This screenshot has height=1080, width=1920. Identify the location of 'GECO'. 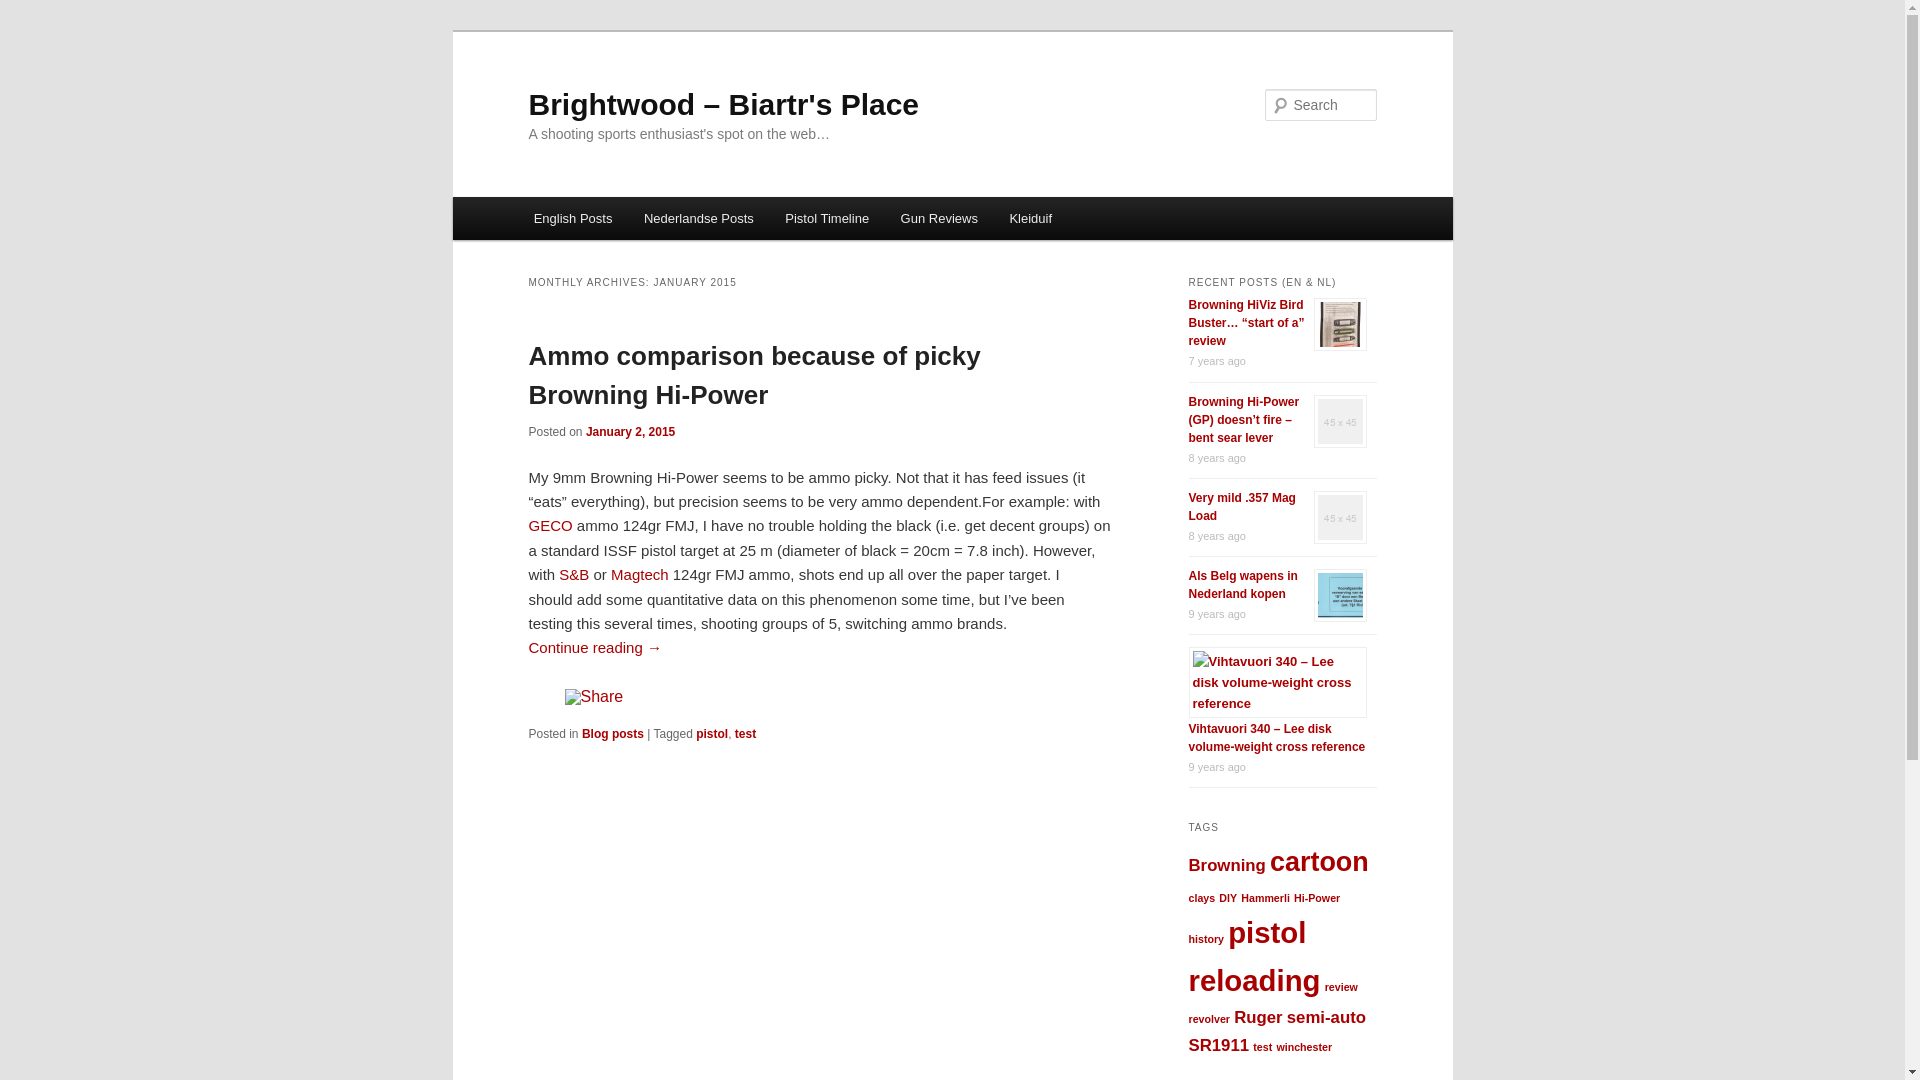
(550, 524).